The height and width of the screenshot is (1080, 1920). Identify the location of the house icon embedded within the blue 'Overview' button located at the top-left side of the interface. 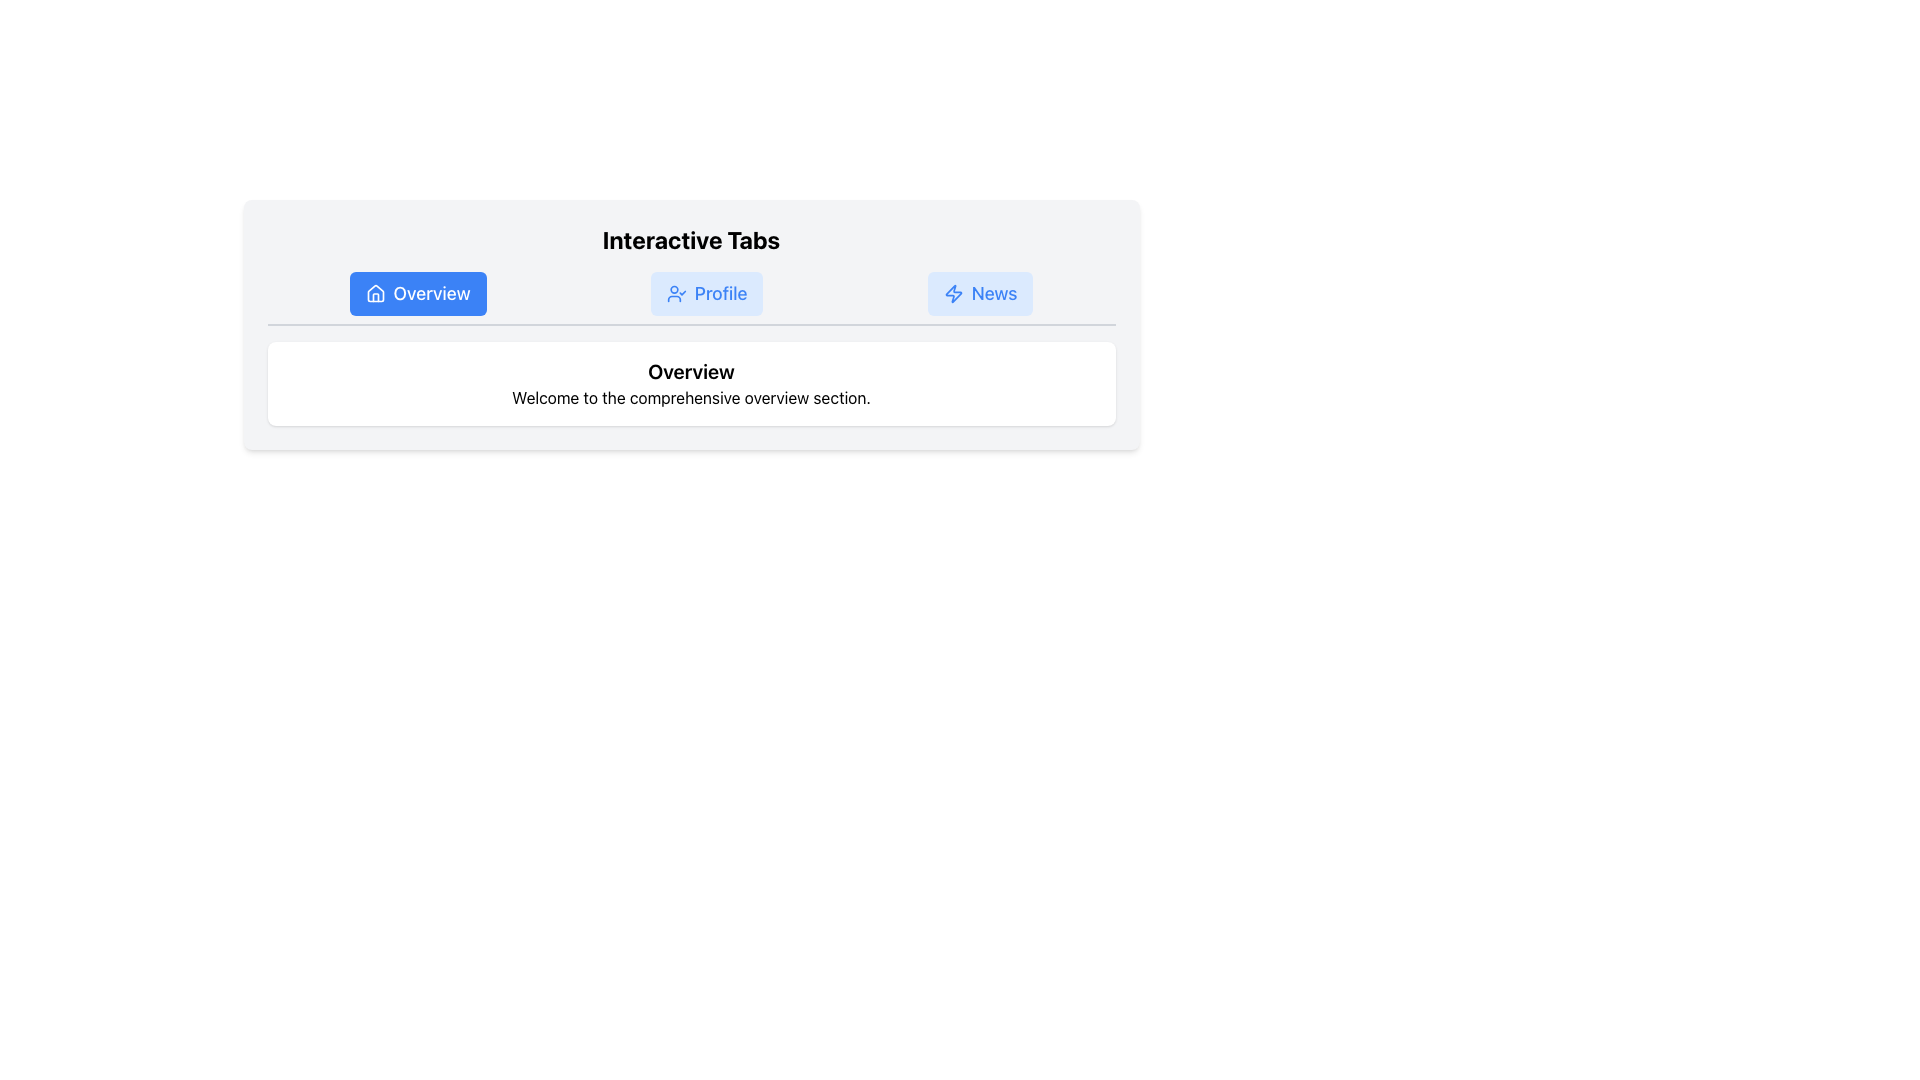
(375, 293).